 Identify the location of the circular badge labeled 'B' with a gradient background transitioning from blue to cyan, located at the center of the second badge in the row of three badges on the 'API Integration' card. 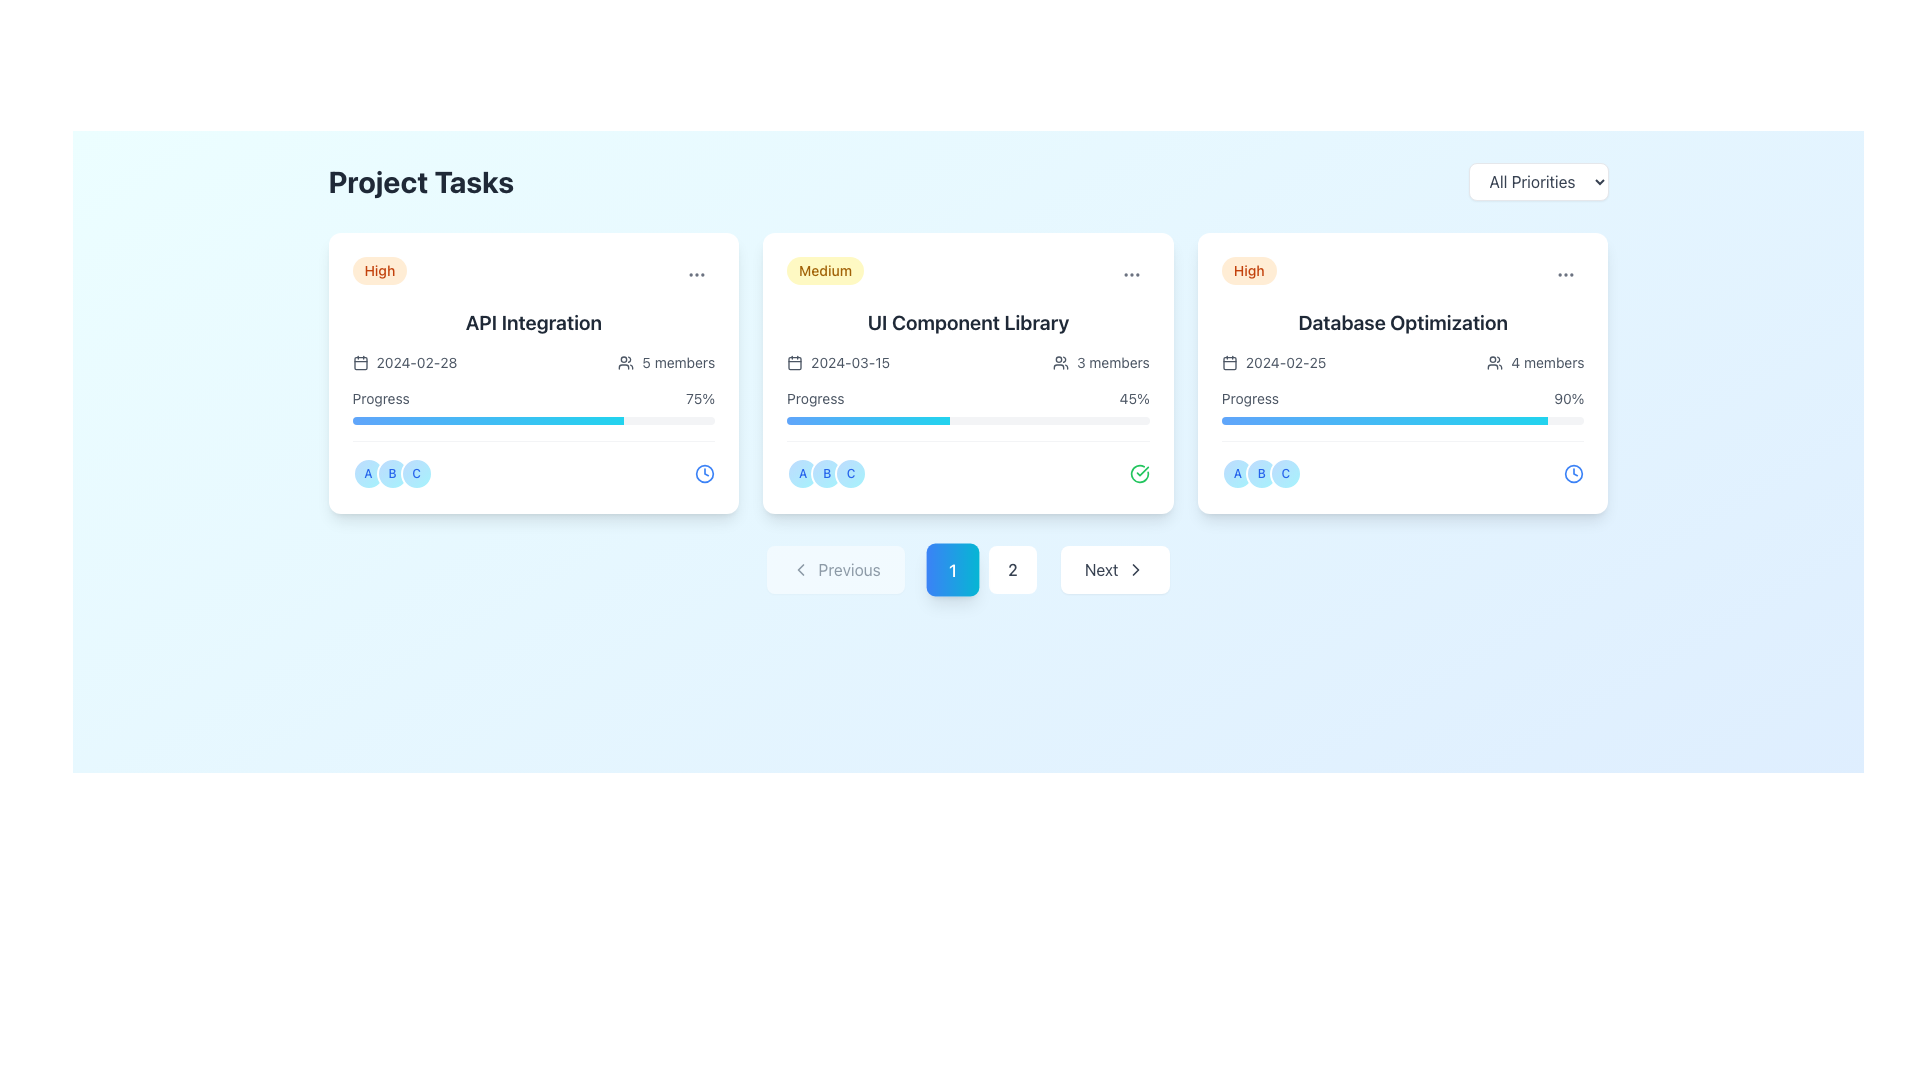
(392, 474).